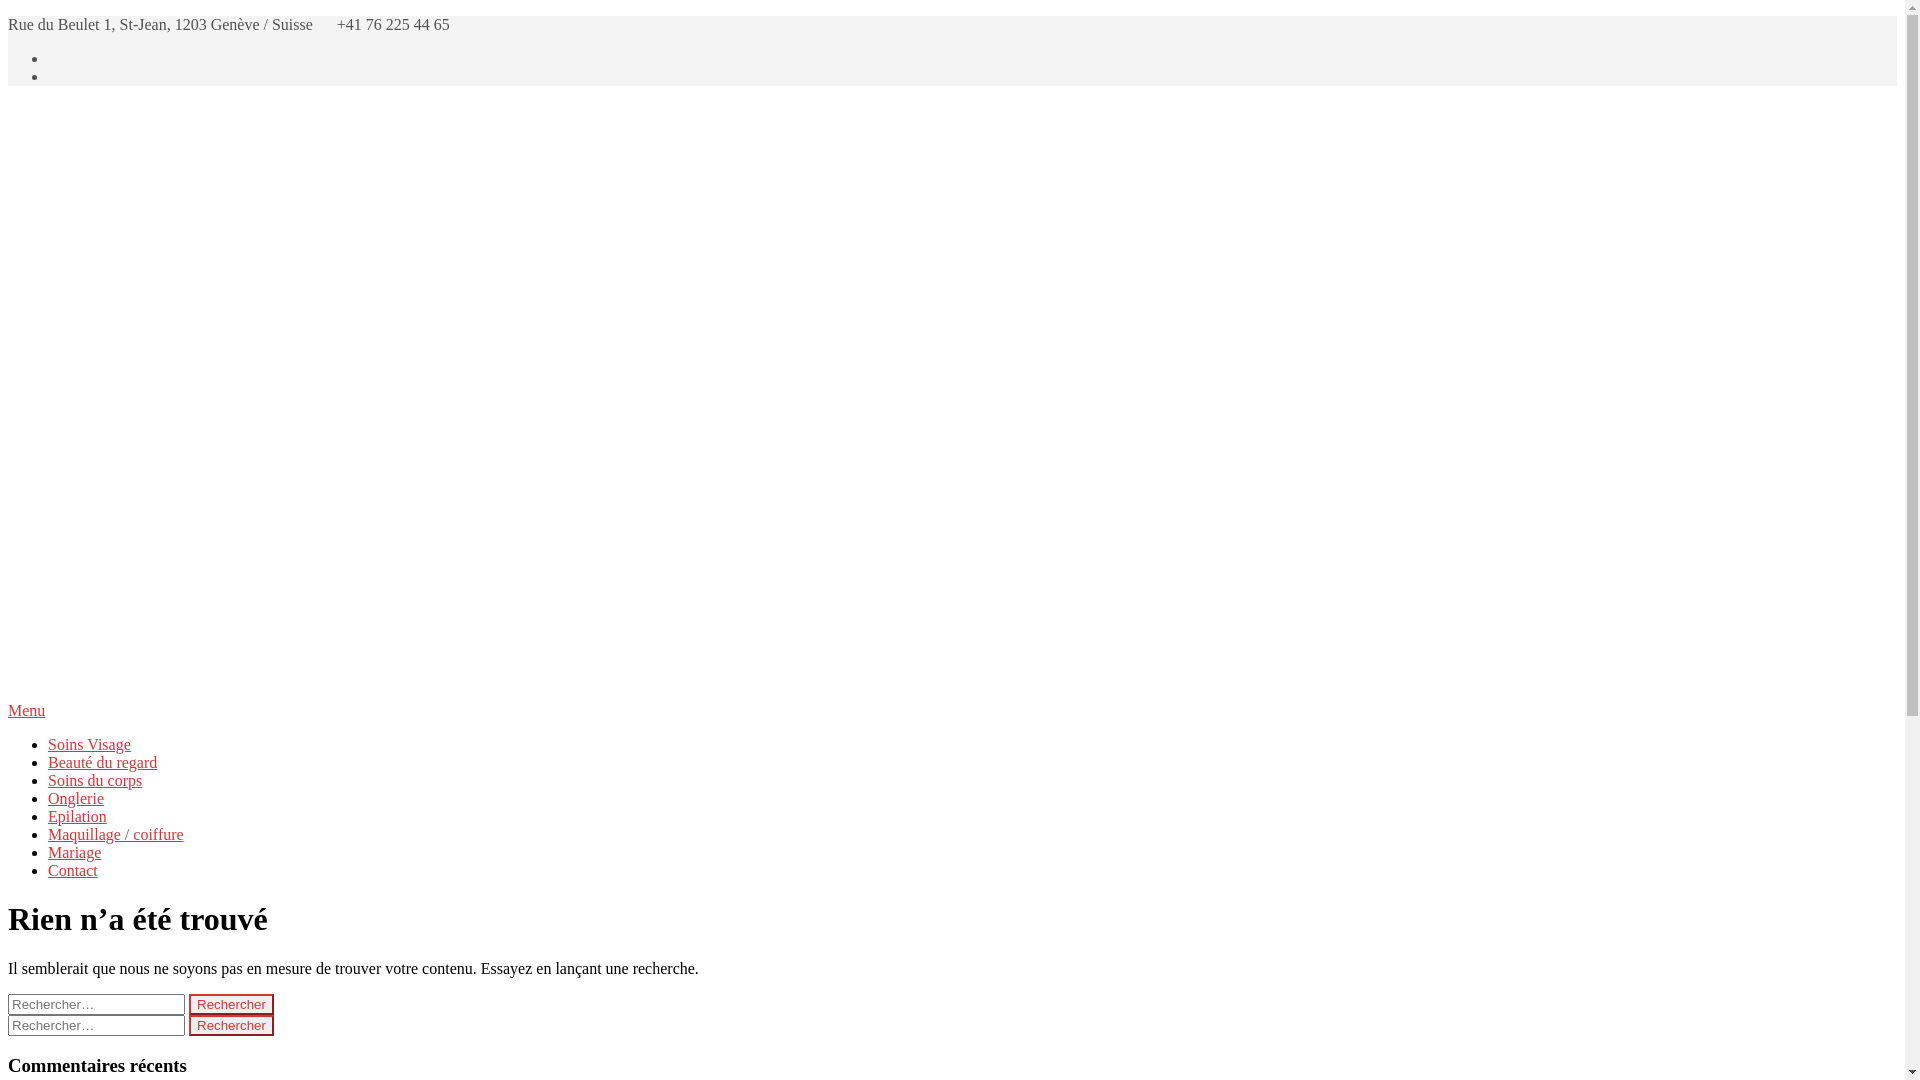 The width and height of the screenshot is (1920, 1080). Describe the element at coordinates (77, 816) in the screenshot. I see `'Epilation'` at that location.